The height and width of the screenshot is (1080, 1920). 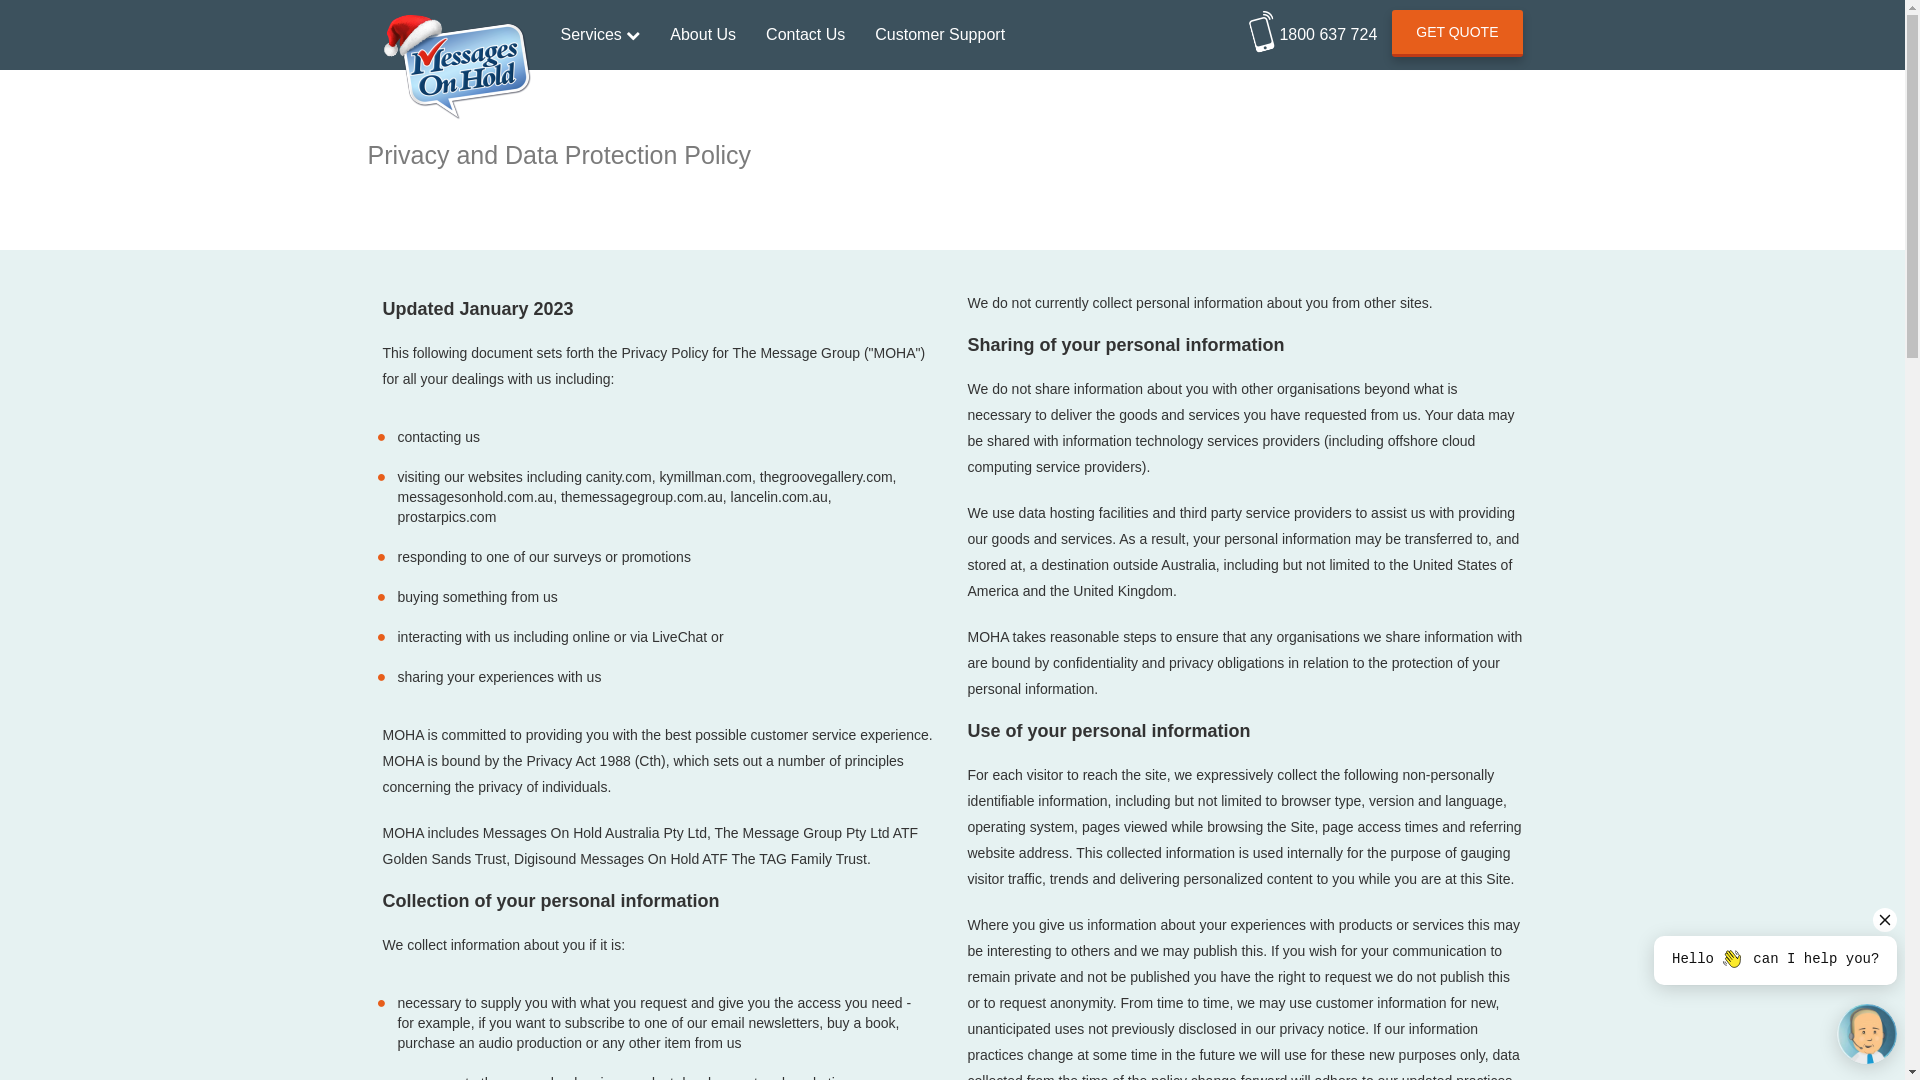 I want to click on 'Messages On Hold Logo', so click(x=455, y=66).